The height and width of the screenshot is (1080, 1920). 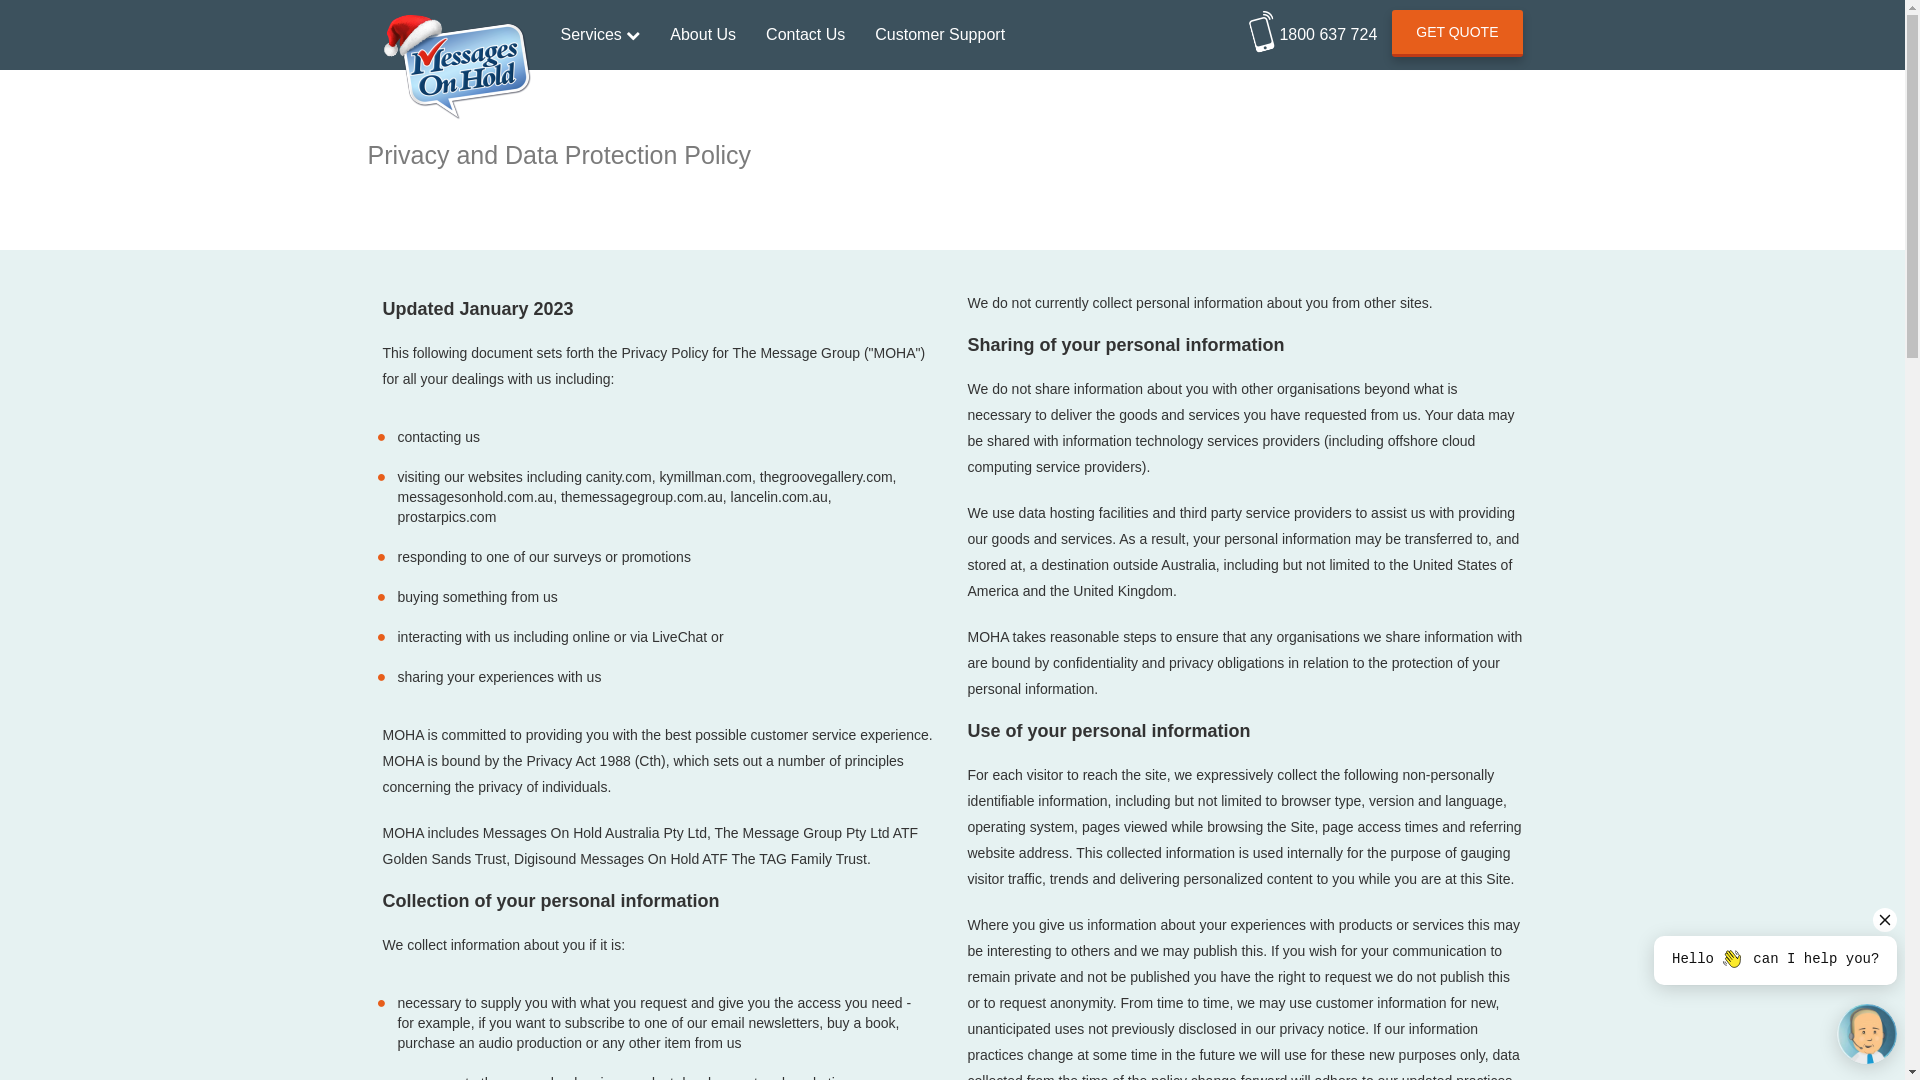 I want to click on 'Messages On Hold Logo', so click(x=455, y=66).